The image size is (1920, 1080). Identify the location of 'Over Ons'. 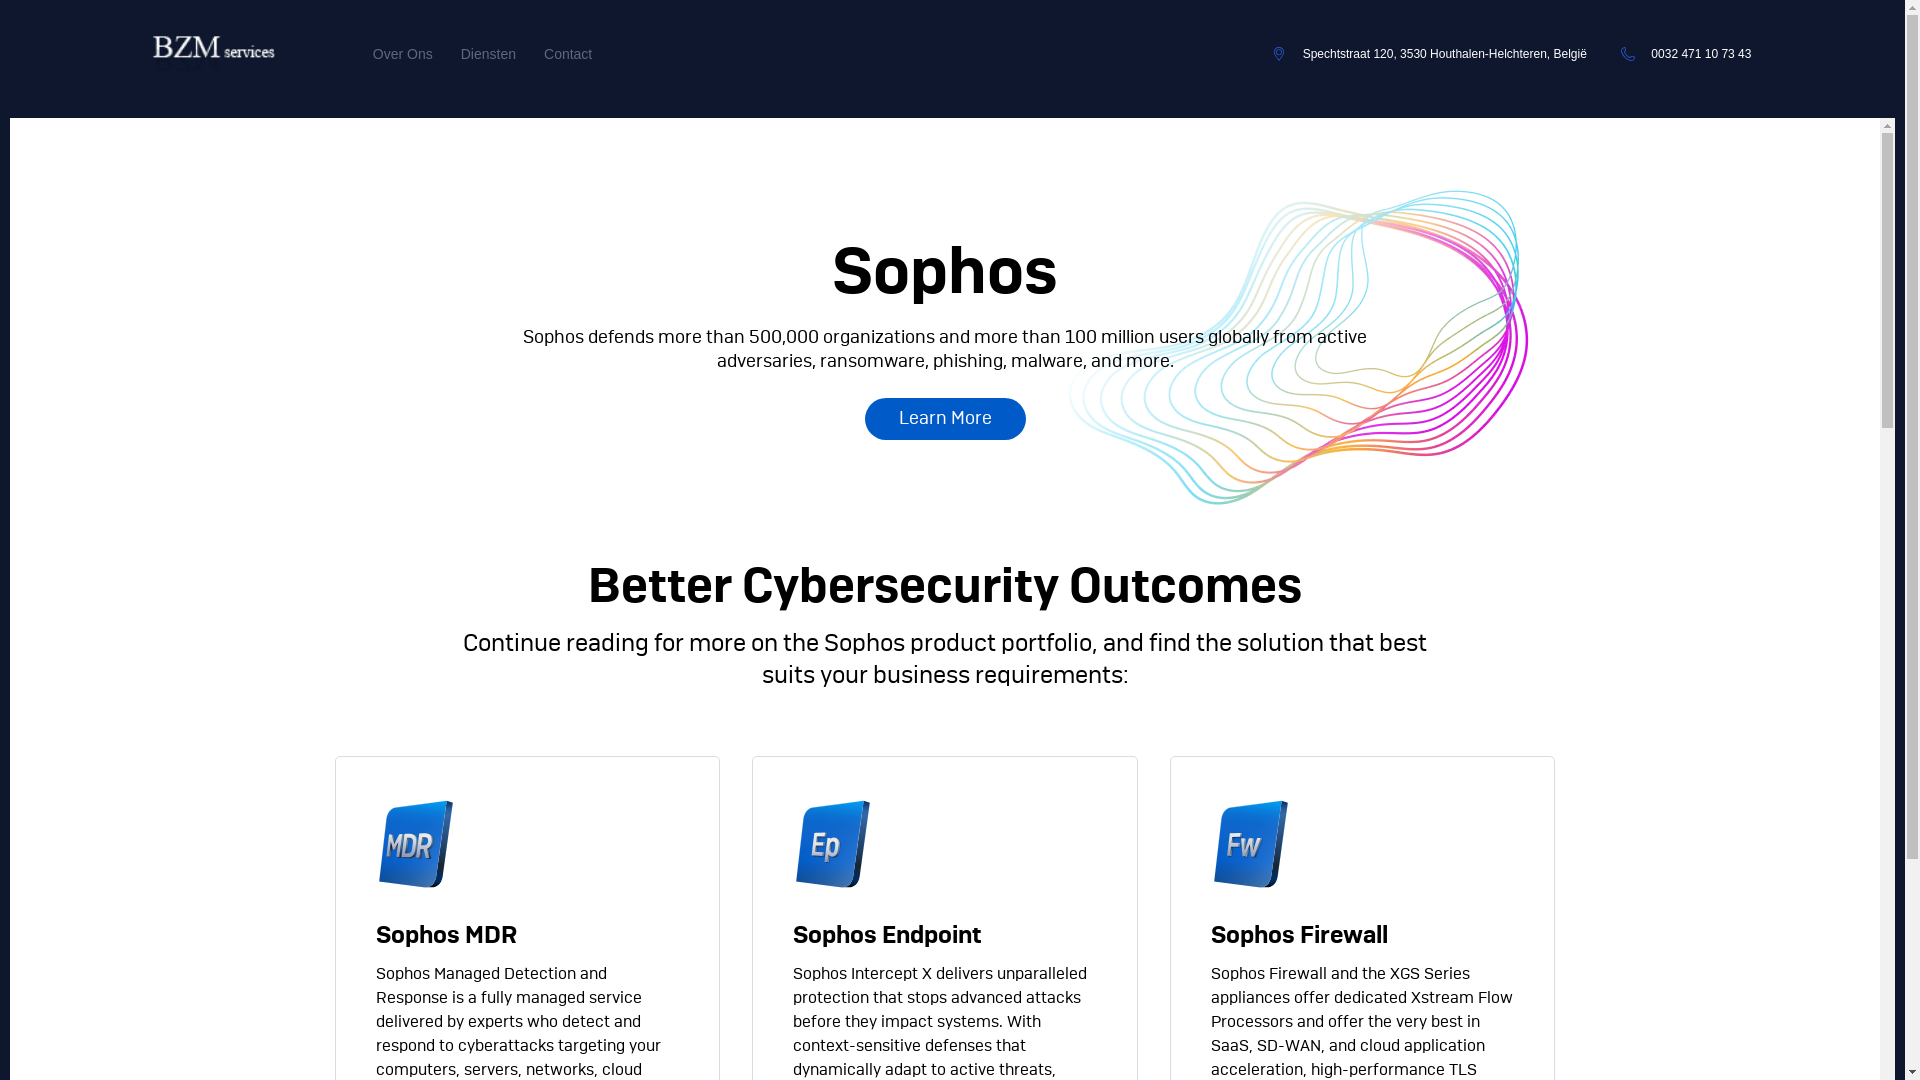
(402, 53).